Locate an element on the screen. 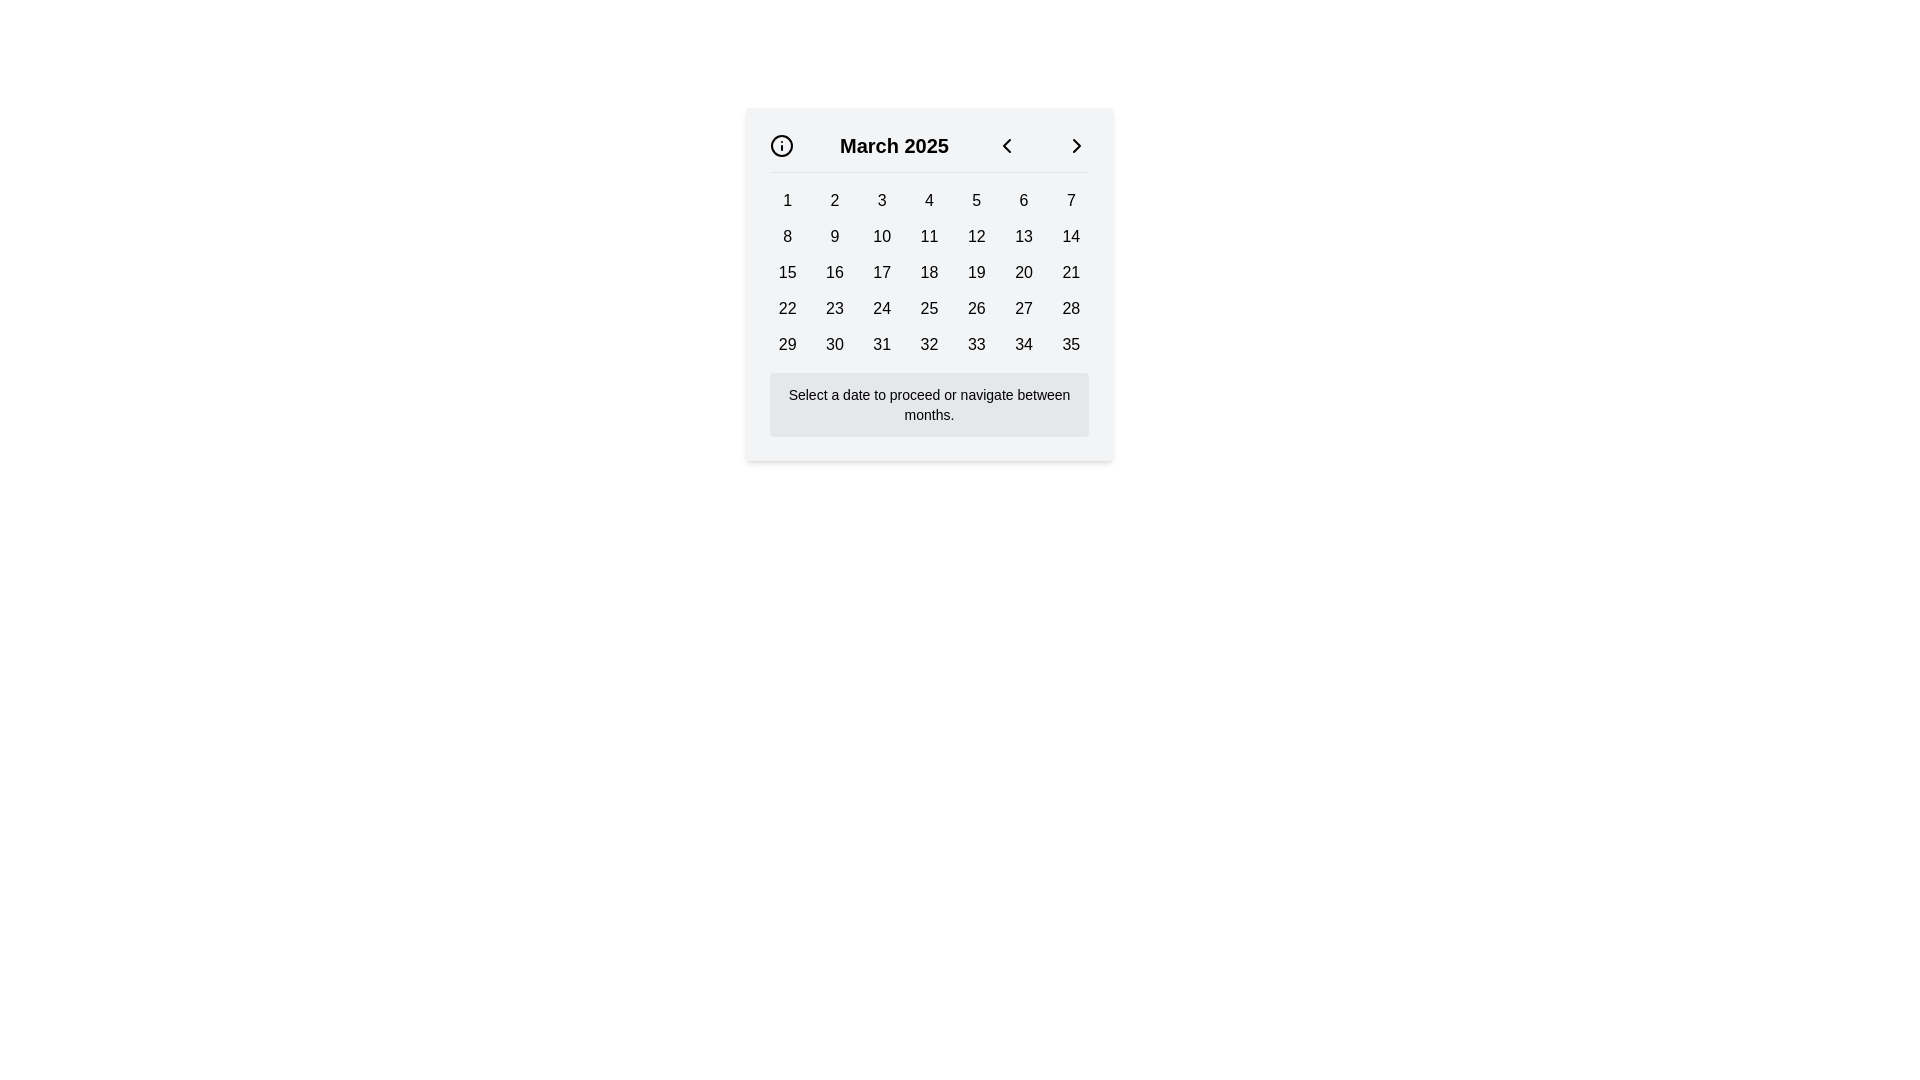  the button labeled '2' in the grid layout is located at coordinates (835, 200).